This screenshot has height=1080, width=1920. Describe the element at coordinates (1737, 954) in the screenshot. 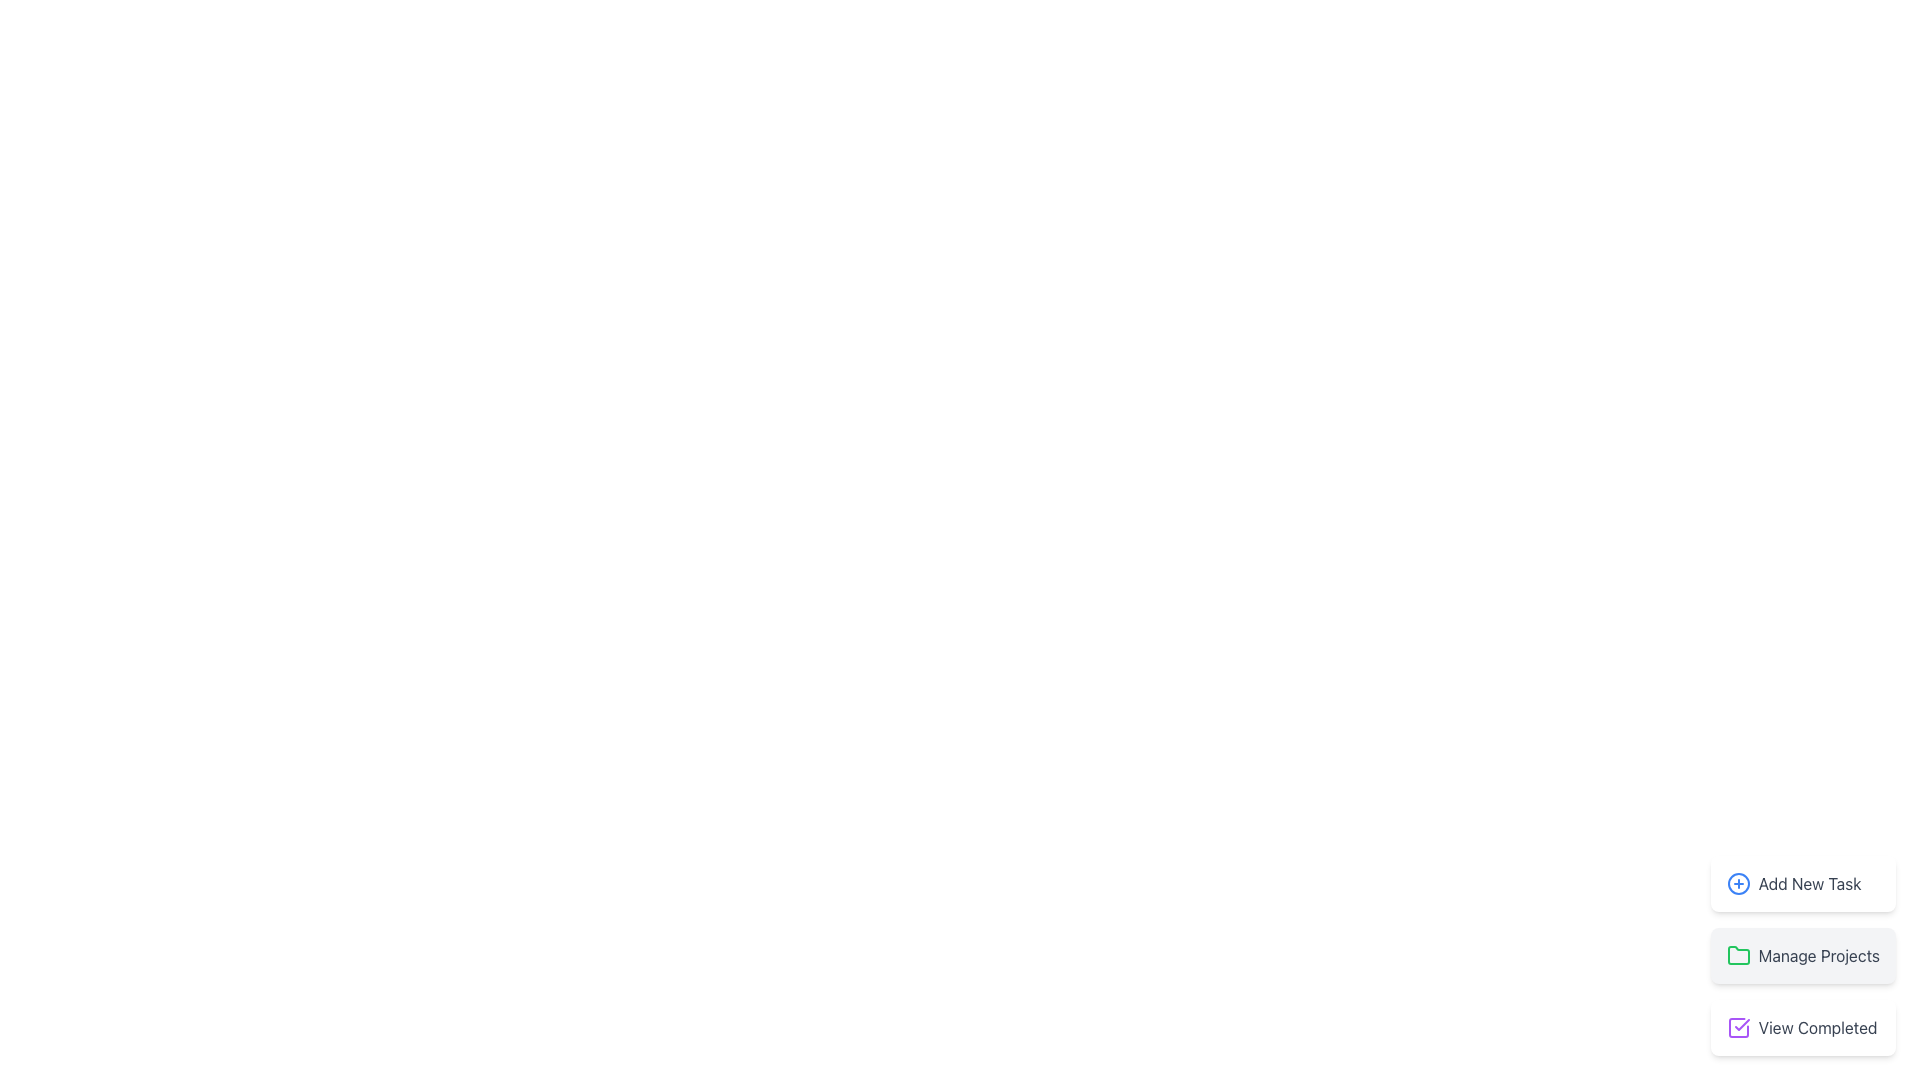

I see `the folder icon, which is part of the 'Manage Projects' button, located in the middle section of the rightmost vertical stack of buttons` at that location.